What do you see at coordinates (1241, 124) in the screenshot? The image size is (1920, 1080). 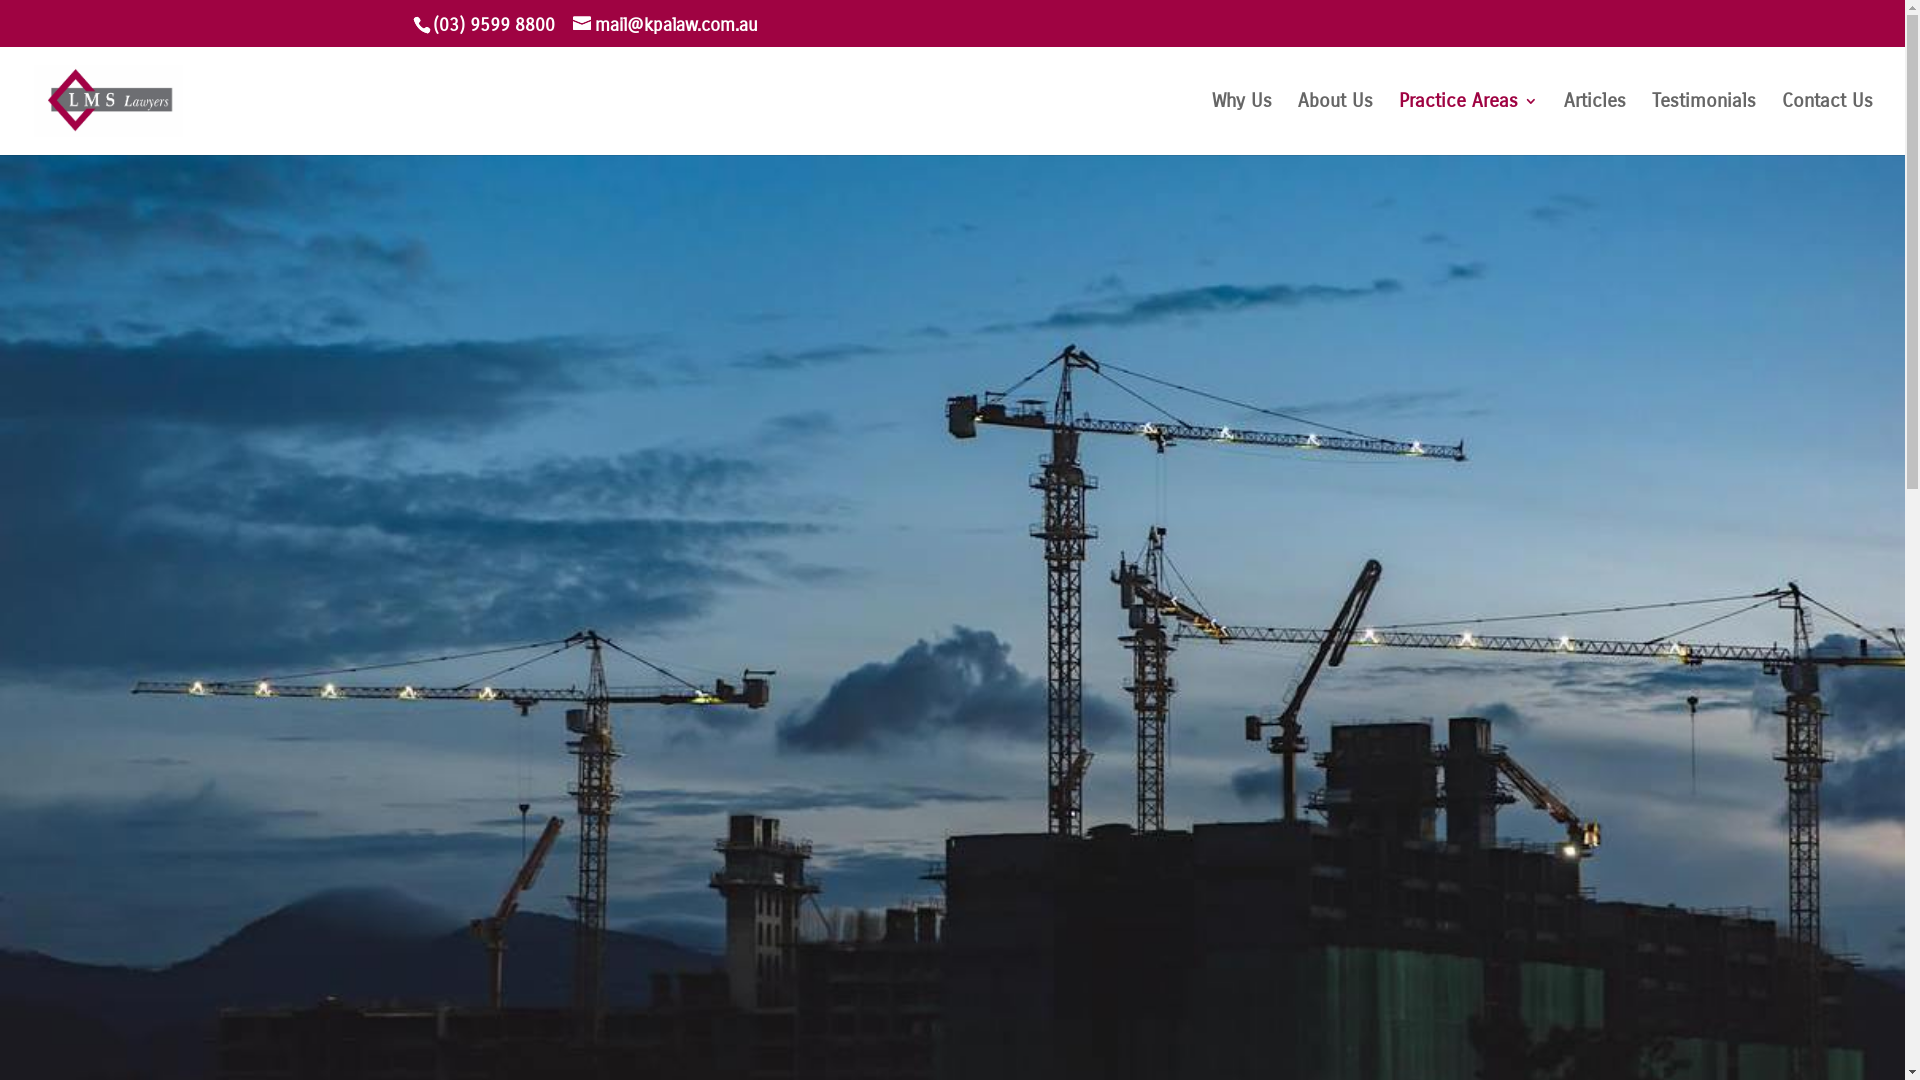 I see `'Why Us'` at bounding box center [1241, 124].